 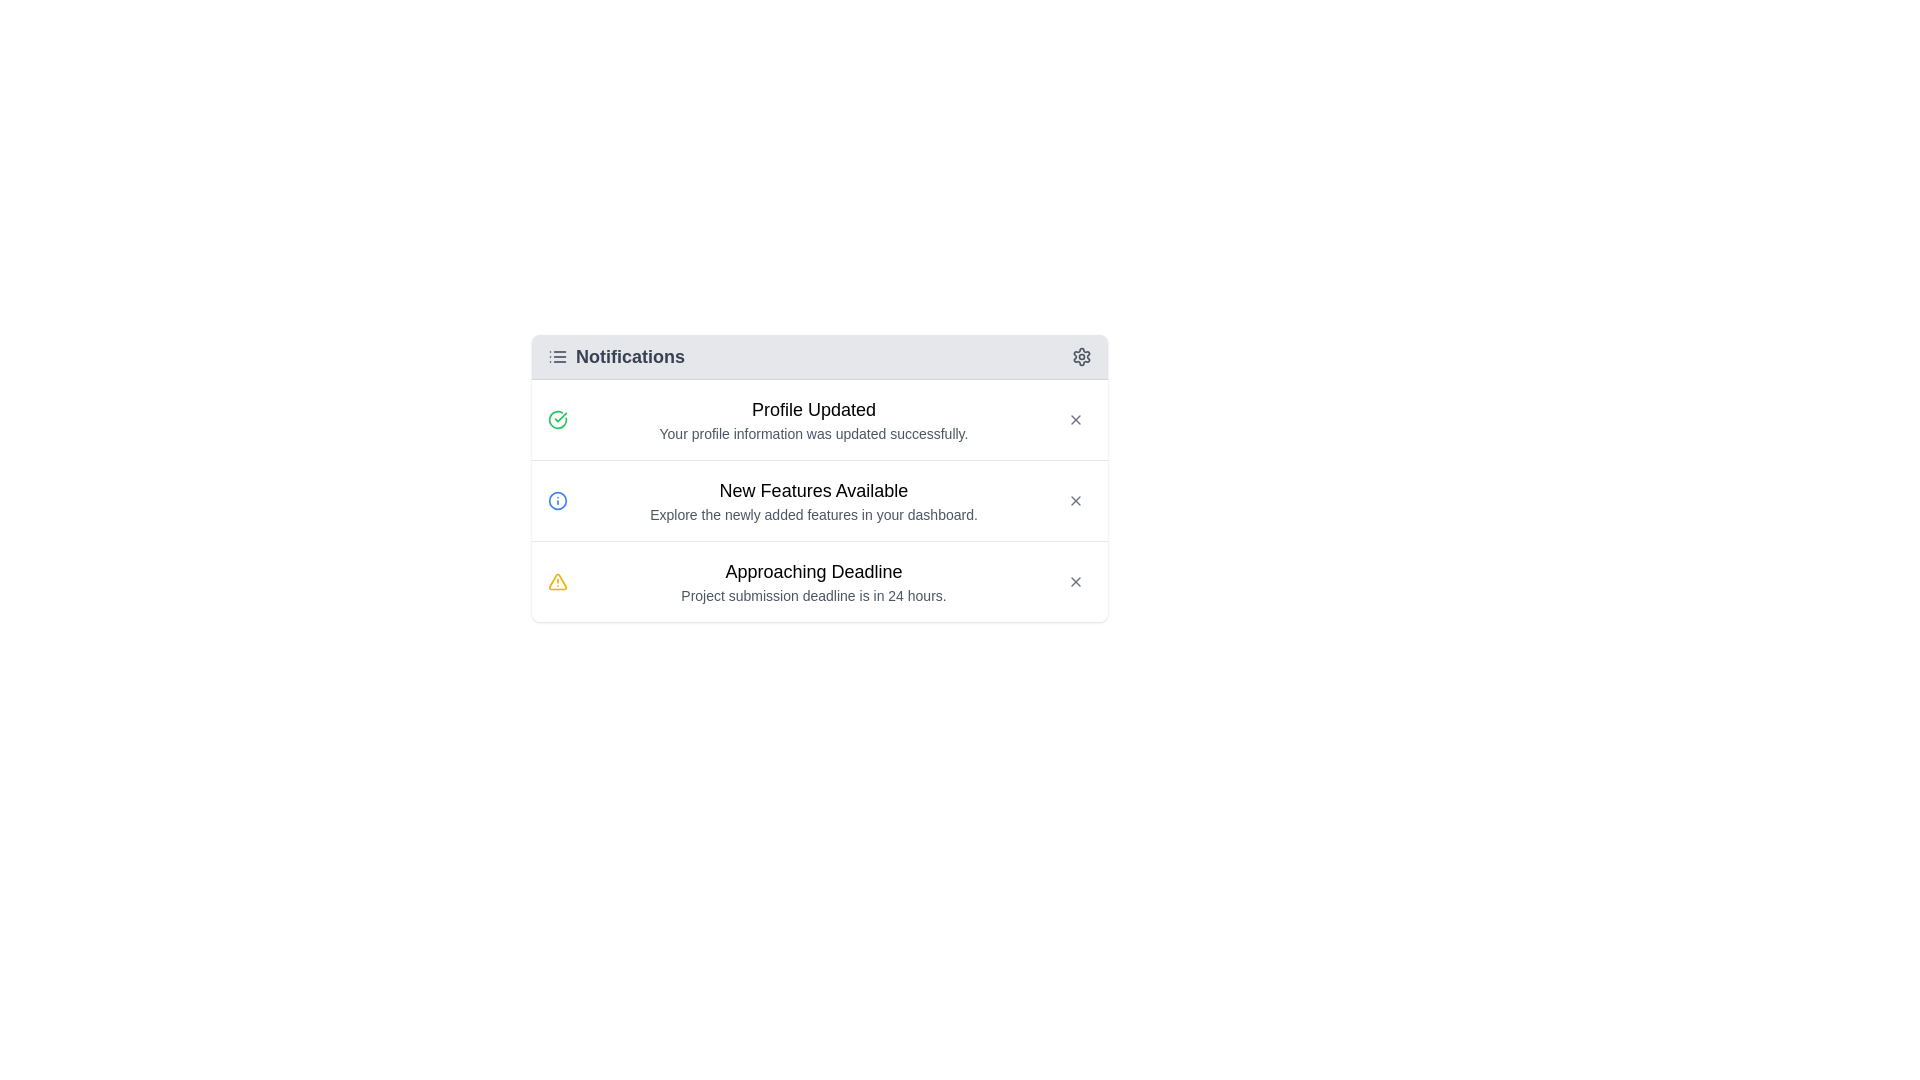 I want to click on the 'X' close button located on the far right of the notification panel header, so click(x=1074, y=419).